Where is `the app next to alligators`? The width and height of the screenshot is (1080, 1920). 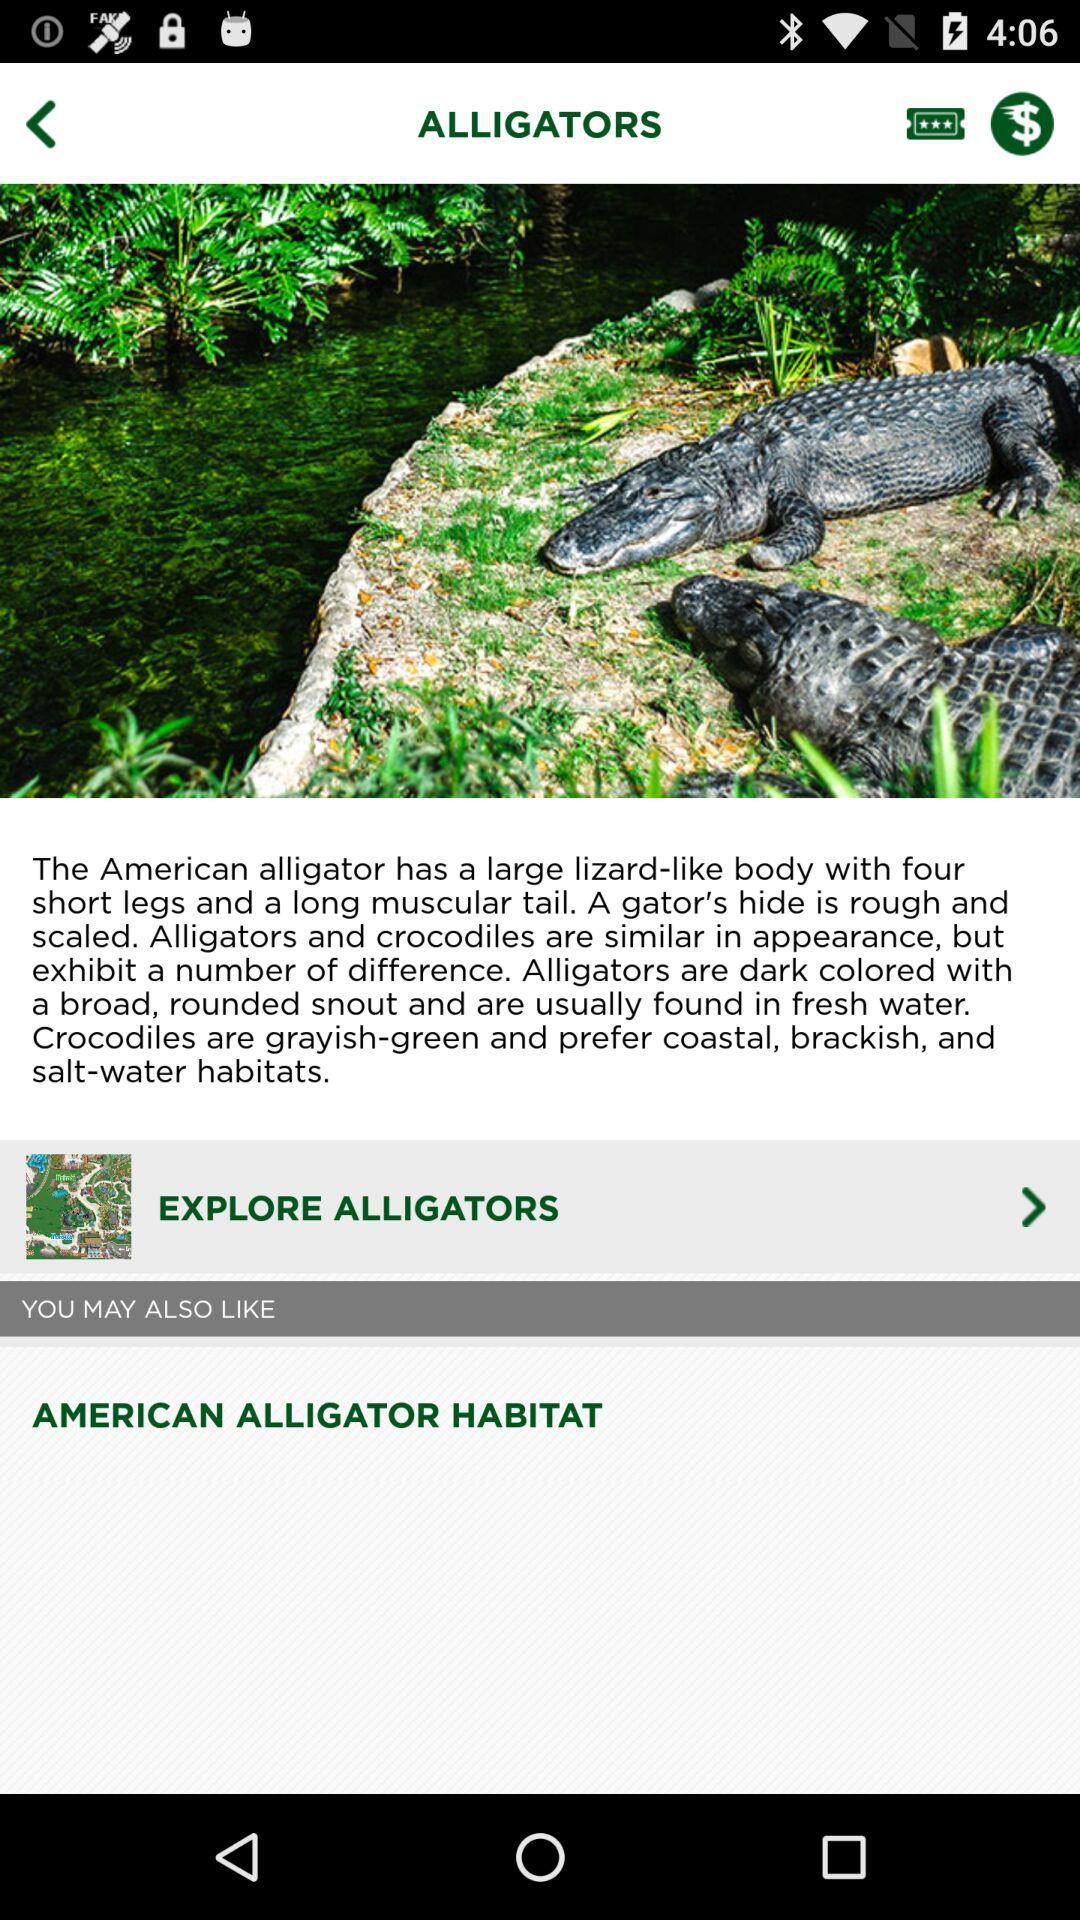 the app next to alligators is located at coordinates (54, 122).